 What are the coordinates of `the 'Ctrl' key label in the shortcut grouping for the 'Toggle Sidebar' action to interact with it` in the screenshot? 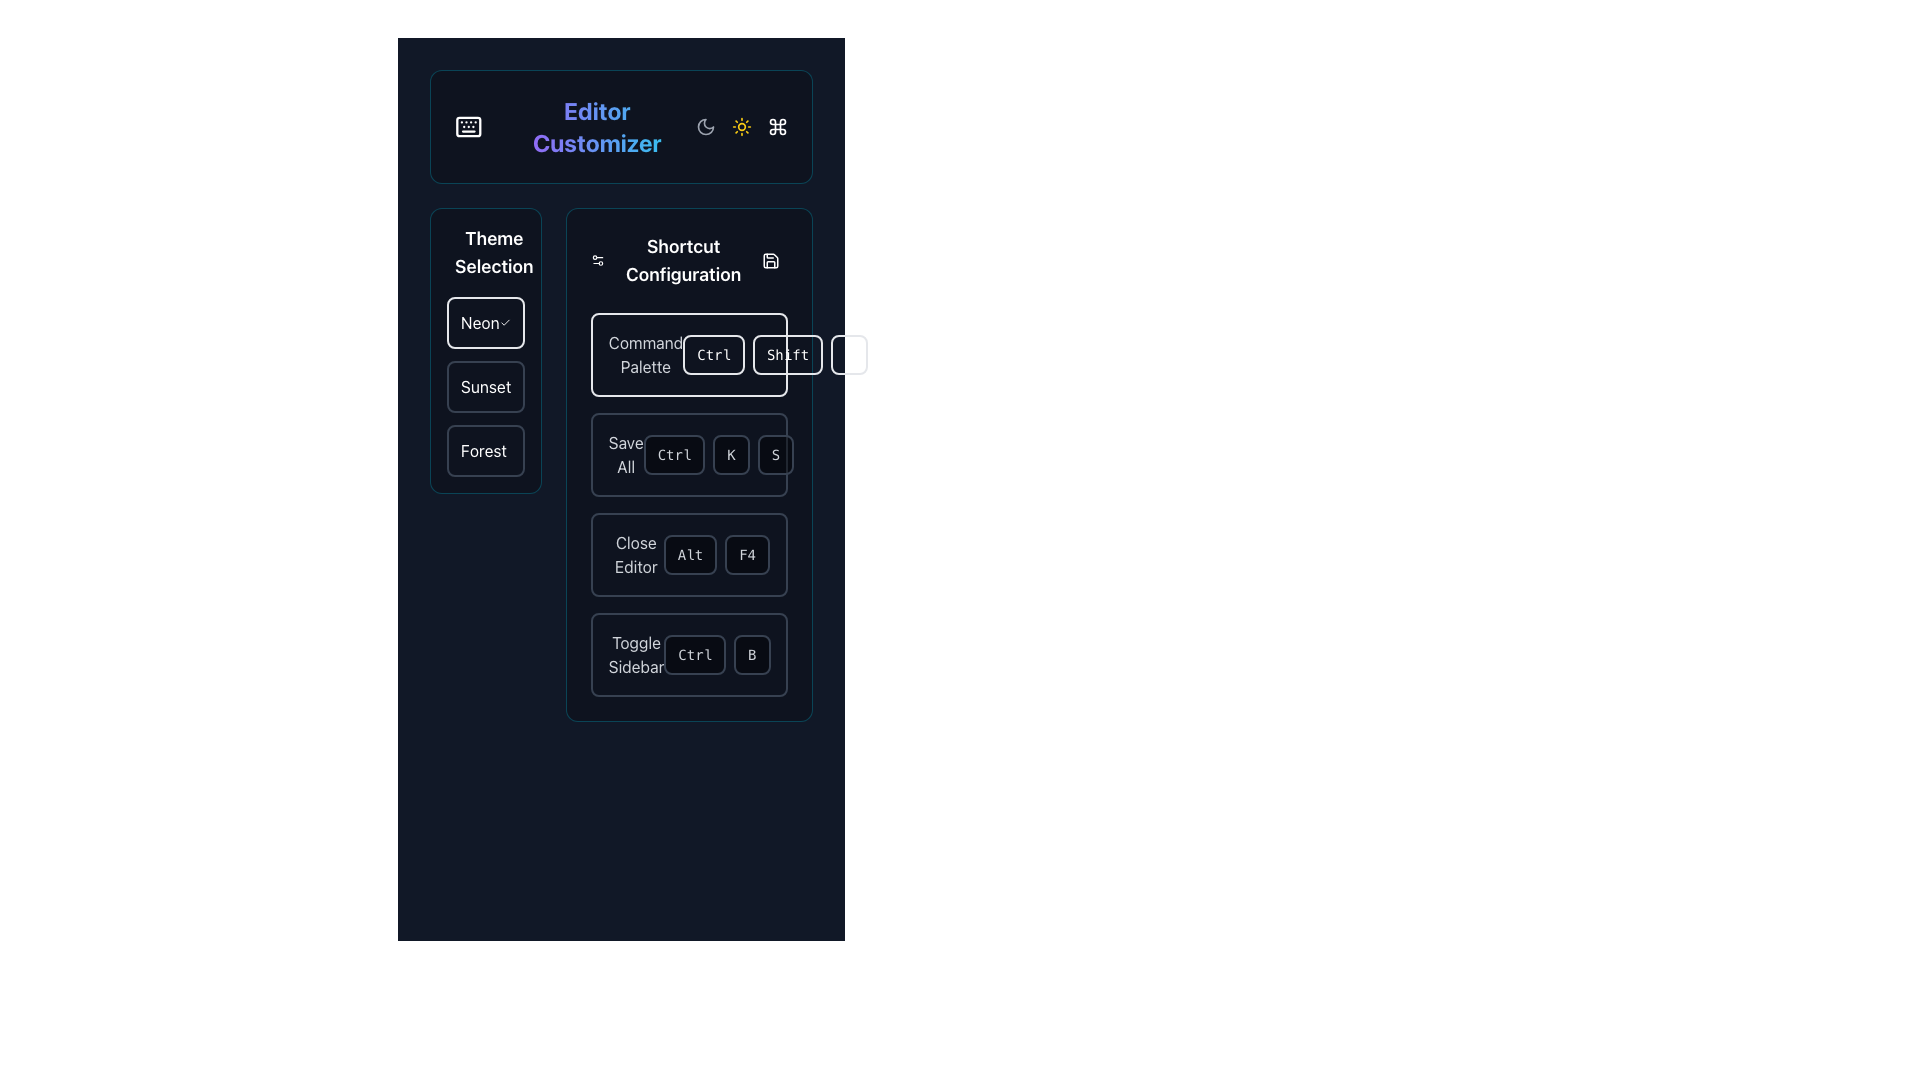 It's located at (689, 655).